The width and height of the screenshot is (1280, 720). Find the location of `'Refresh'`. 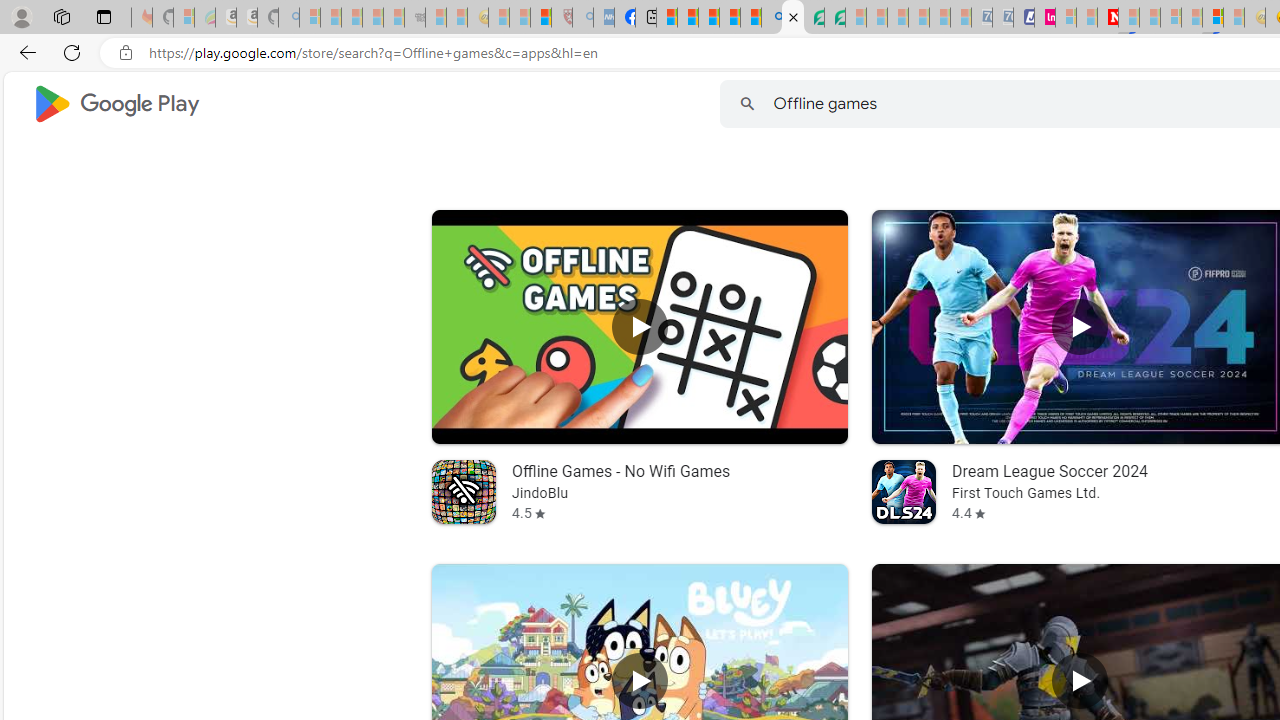

'Refresh' is located at coordinates (72, 51).